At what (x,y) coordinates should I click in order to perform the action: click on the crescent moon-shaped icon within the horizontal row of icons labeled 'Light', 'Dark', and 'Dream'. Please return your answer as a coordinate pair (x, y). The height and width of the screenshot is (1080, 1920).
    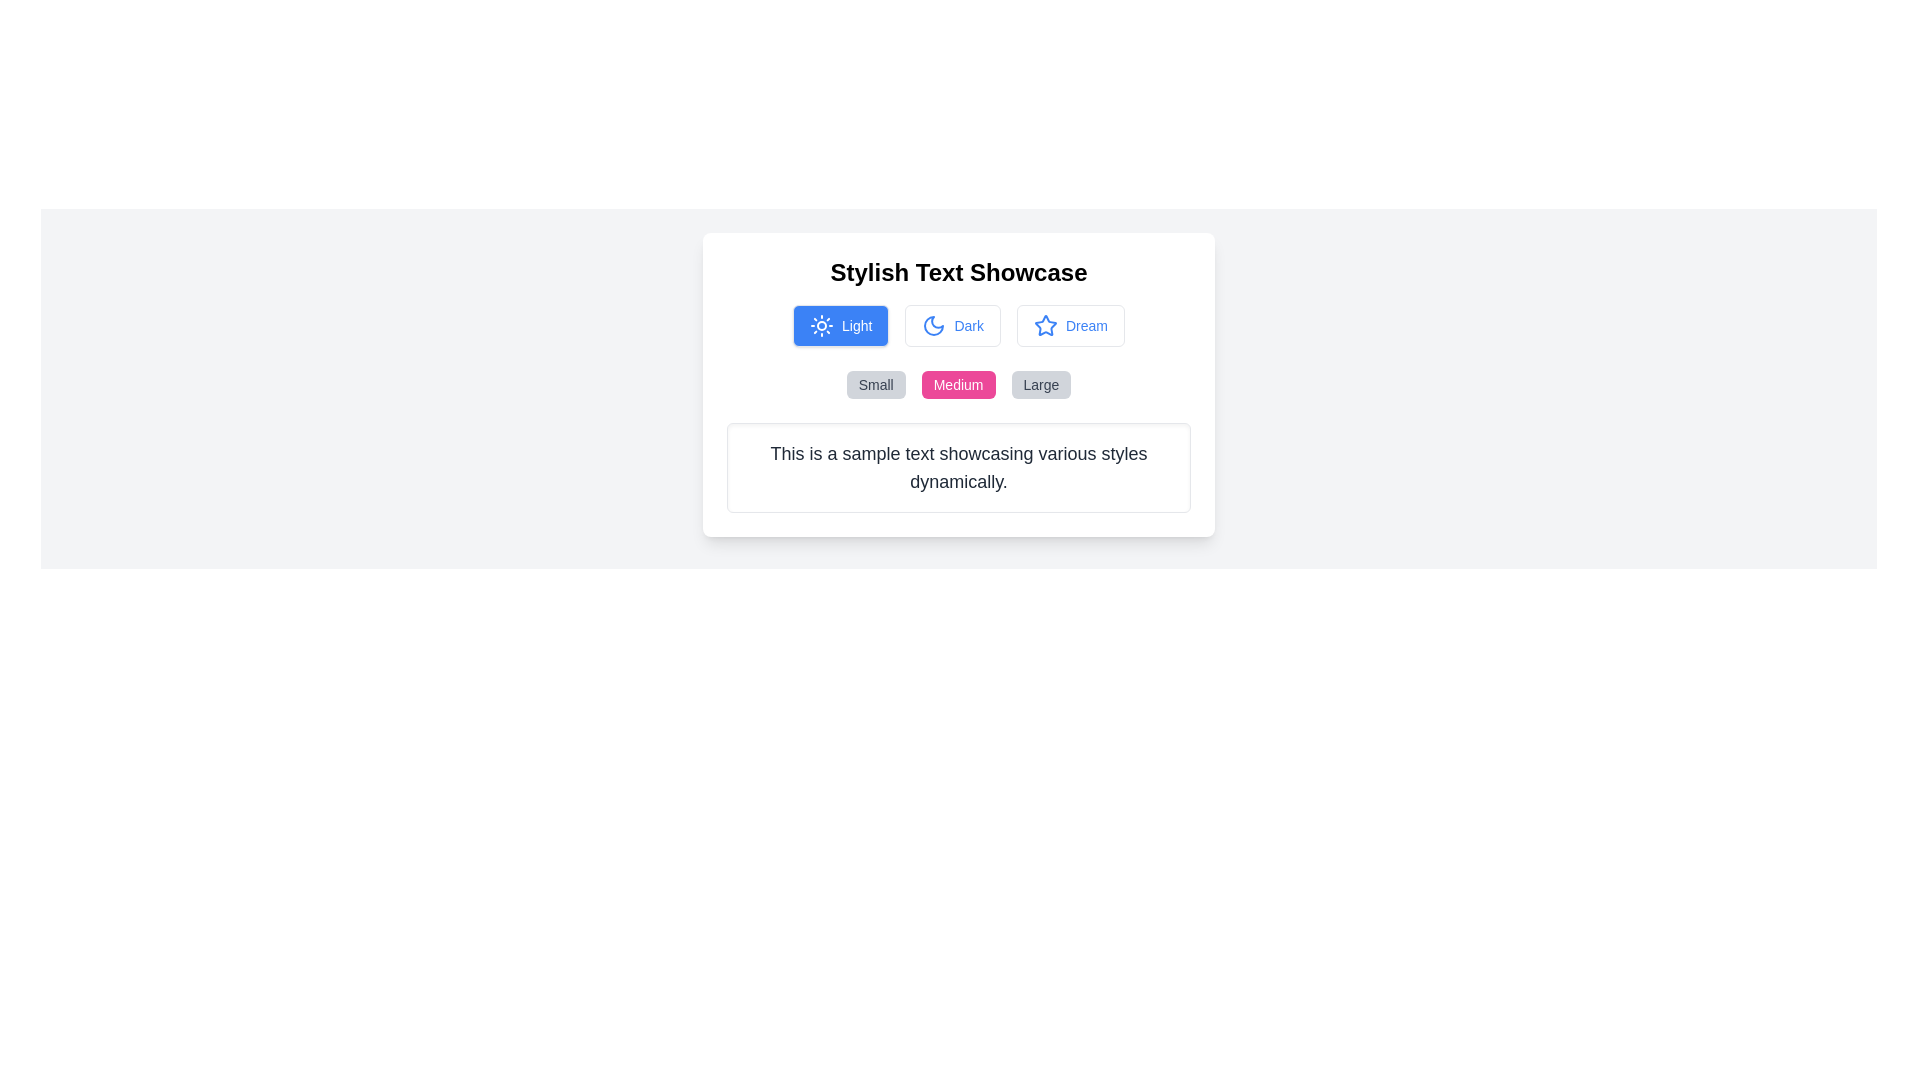
    Looking at the image, I should click on (933, 325).